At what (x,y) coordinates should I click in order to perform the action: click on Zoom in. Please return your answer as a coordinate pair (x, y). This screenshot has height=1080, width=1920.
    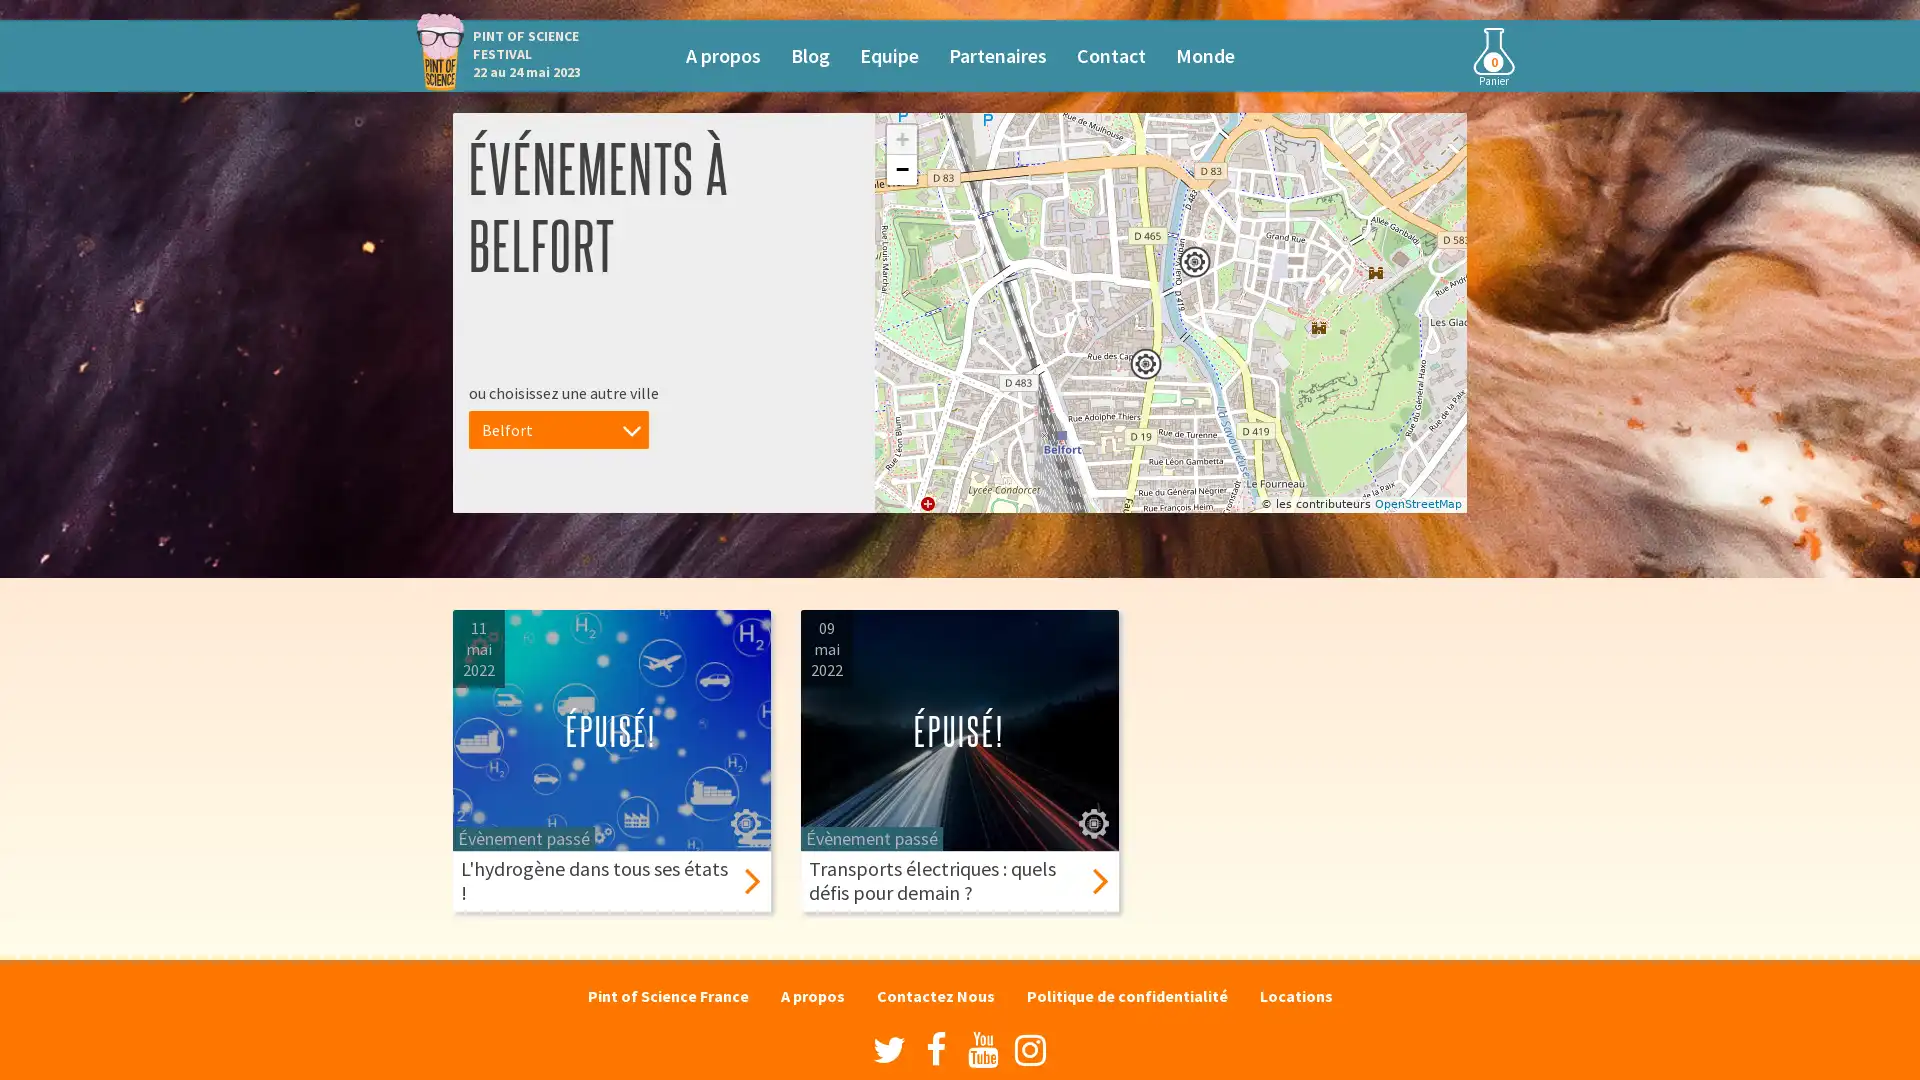
    Looking at the image, I should click on (901, 138).